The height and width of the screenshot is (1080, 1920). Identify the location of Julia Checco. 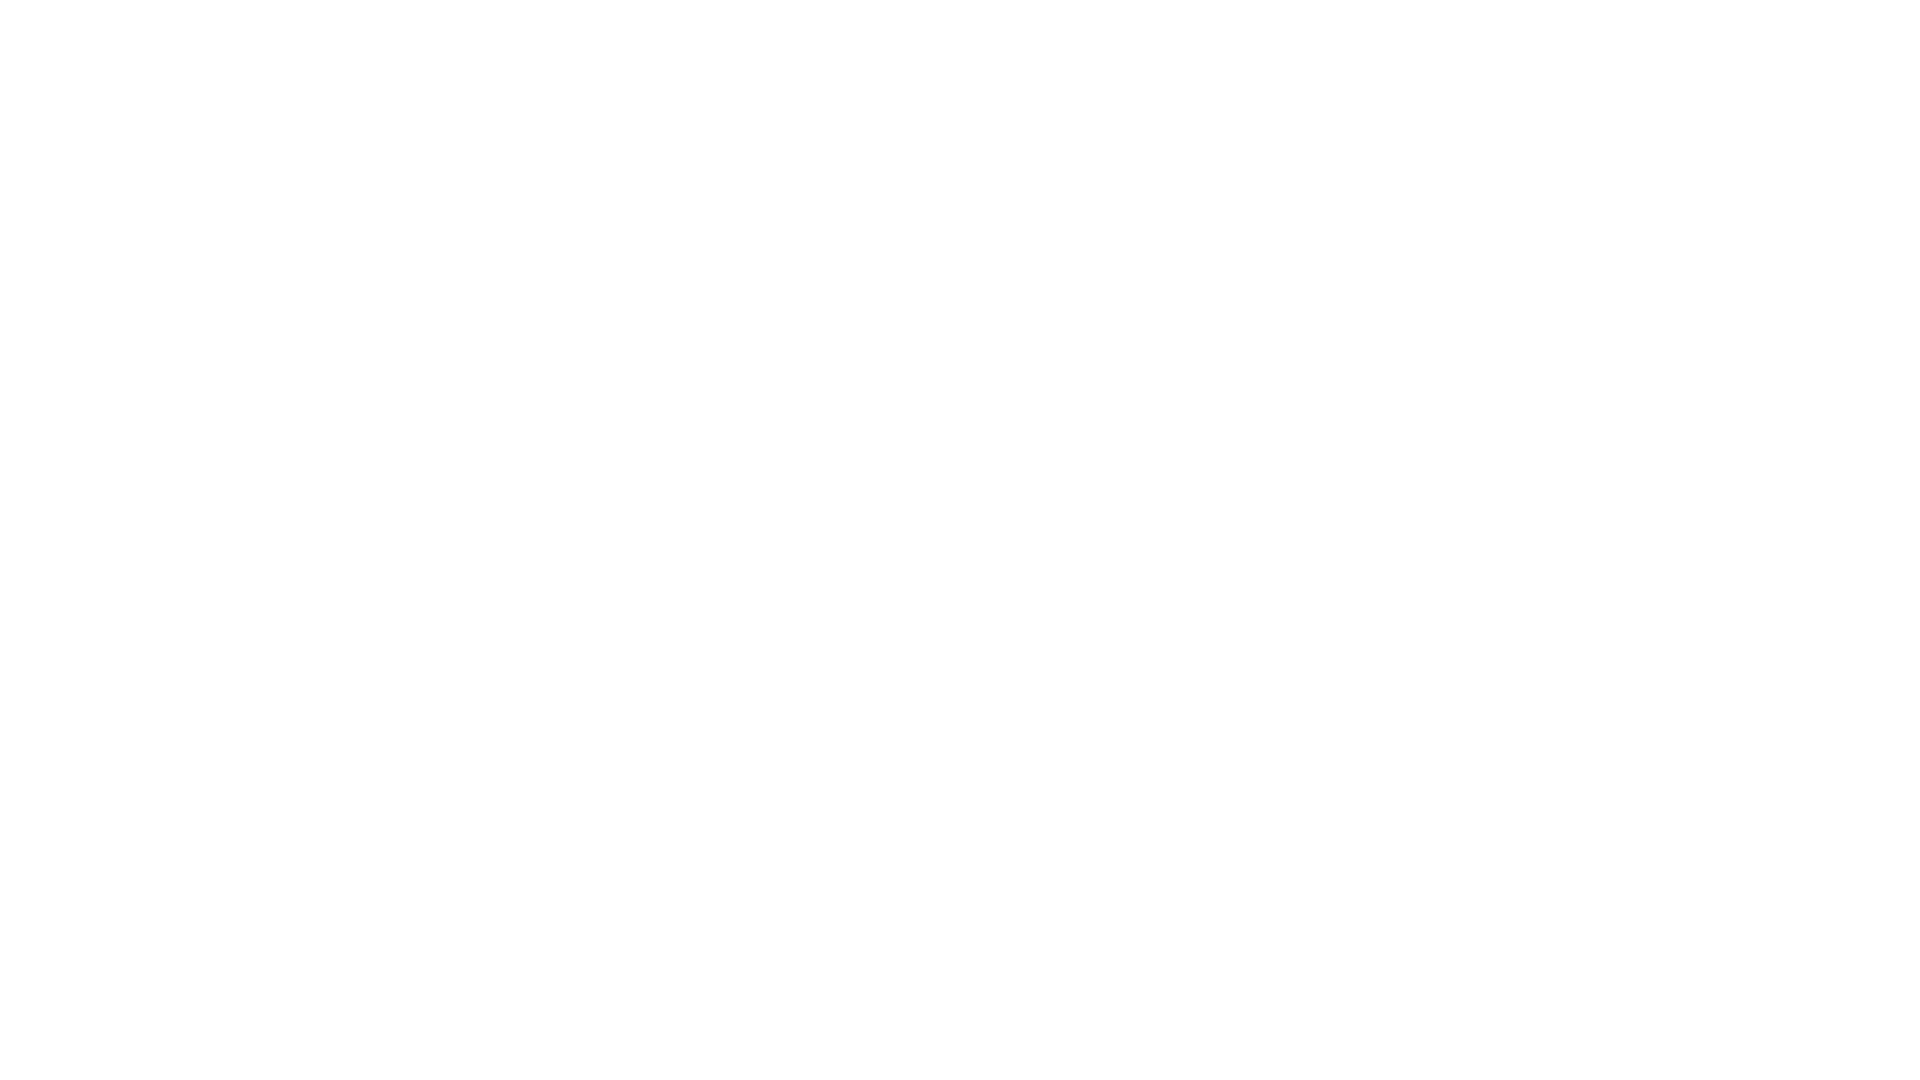
(960, 229).